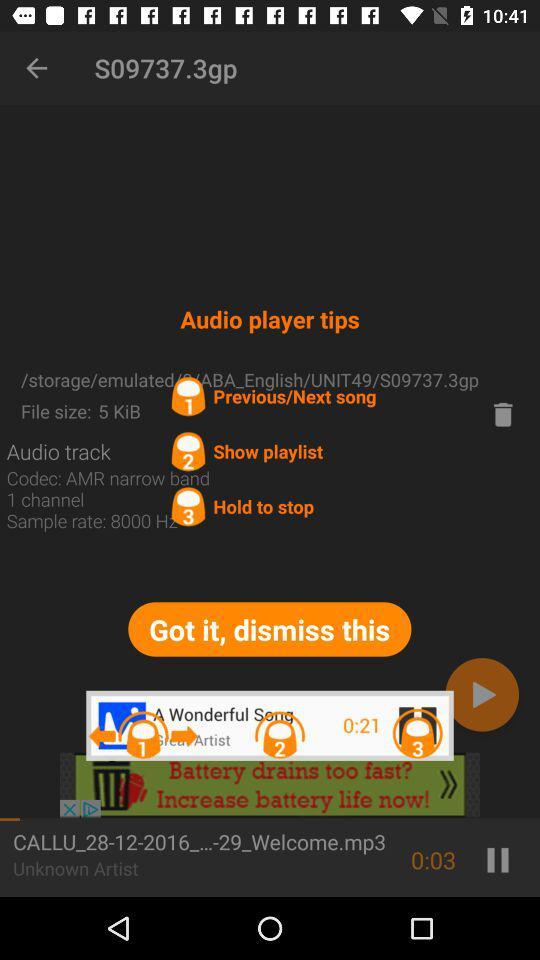 This screenshot has height=960, width=540. I want to click on next button, so click(481, 694).